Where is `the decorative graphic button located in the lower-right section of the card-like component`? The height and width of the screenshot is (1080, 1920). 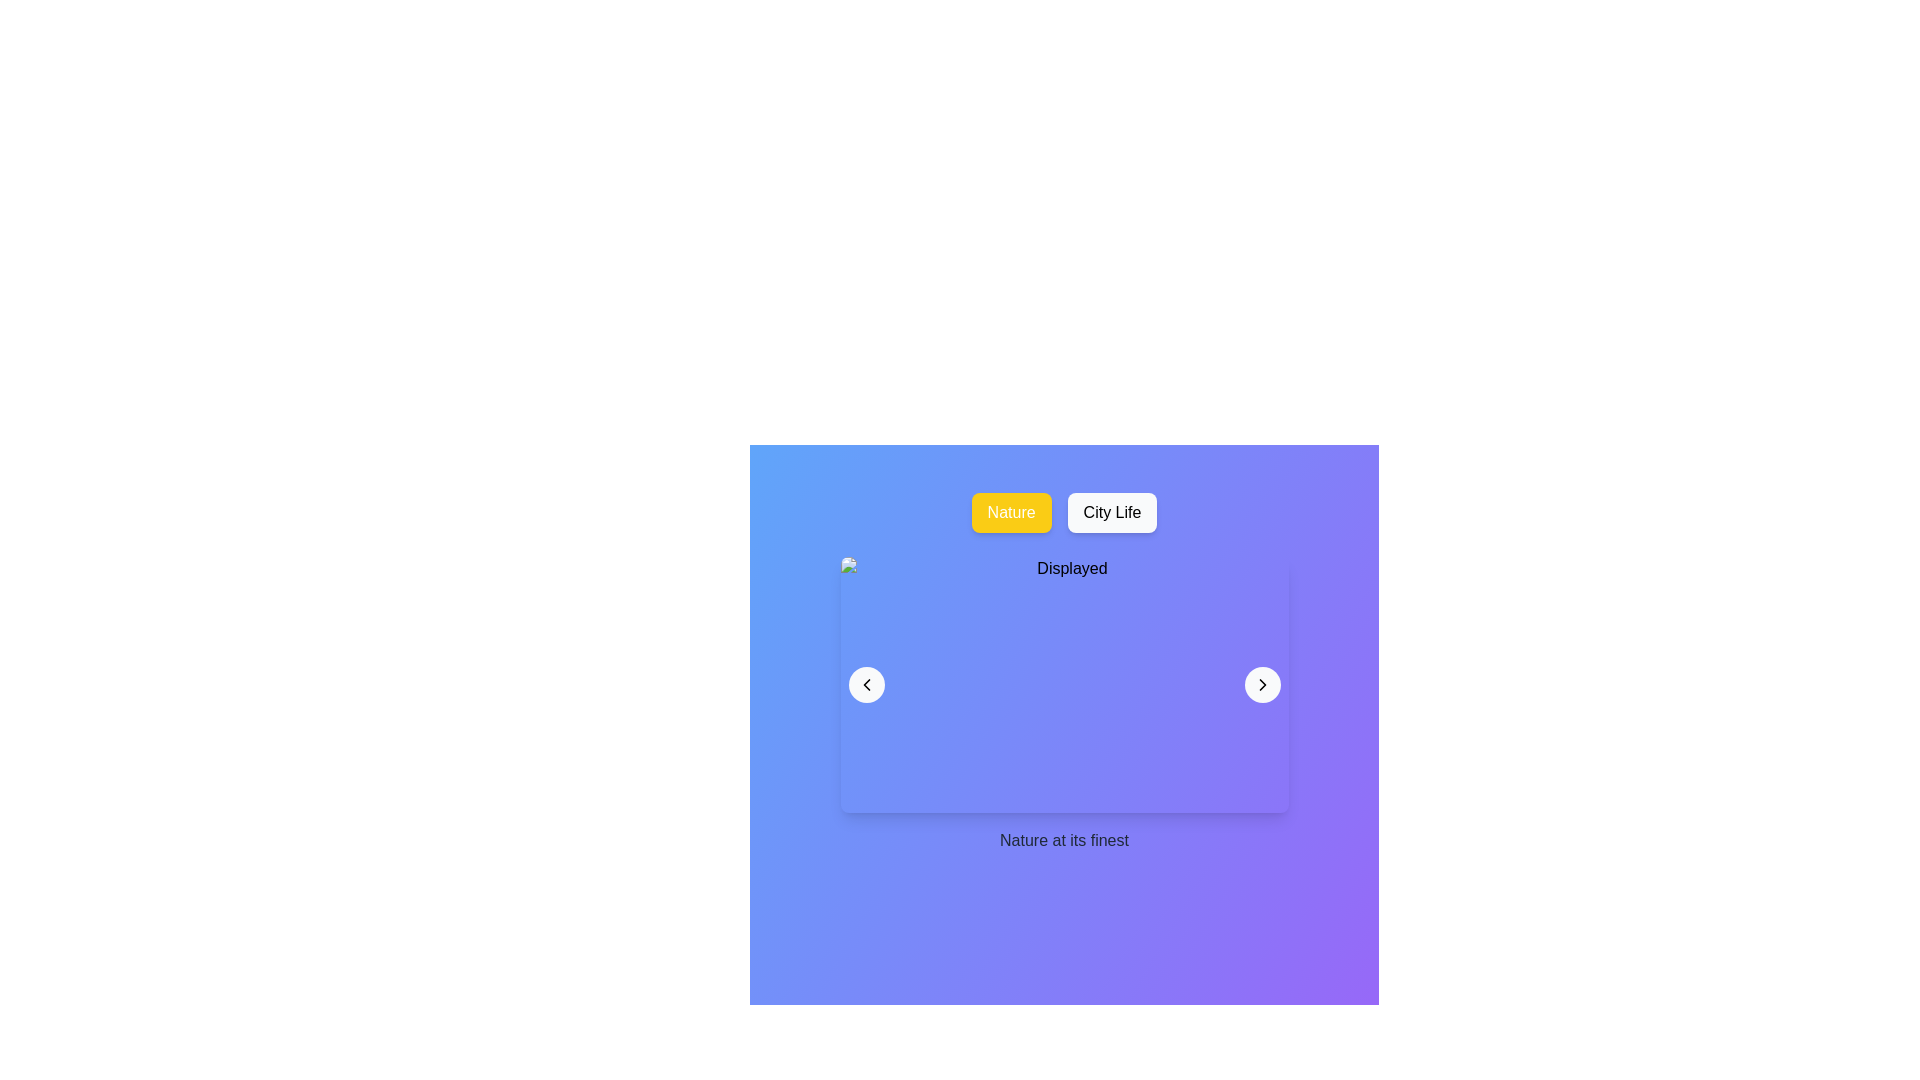 the decorative graphic button located in the lower-right section of the card-like component is located at coordinates (1261, 684).